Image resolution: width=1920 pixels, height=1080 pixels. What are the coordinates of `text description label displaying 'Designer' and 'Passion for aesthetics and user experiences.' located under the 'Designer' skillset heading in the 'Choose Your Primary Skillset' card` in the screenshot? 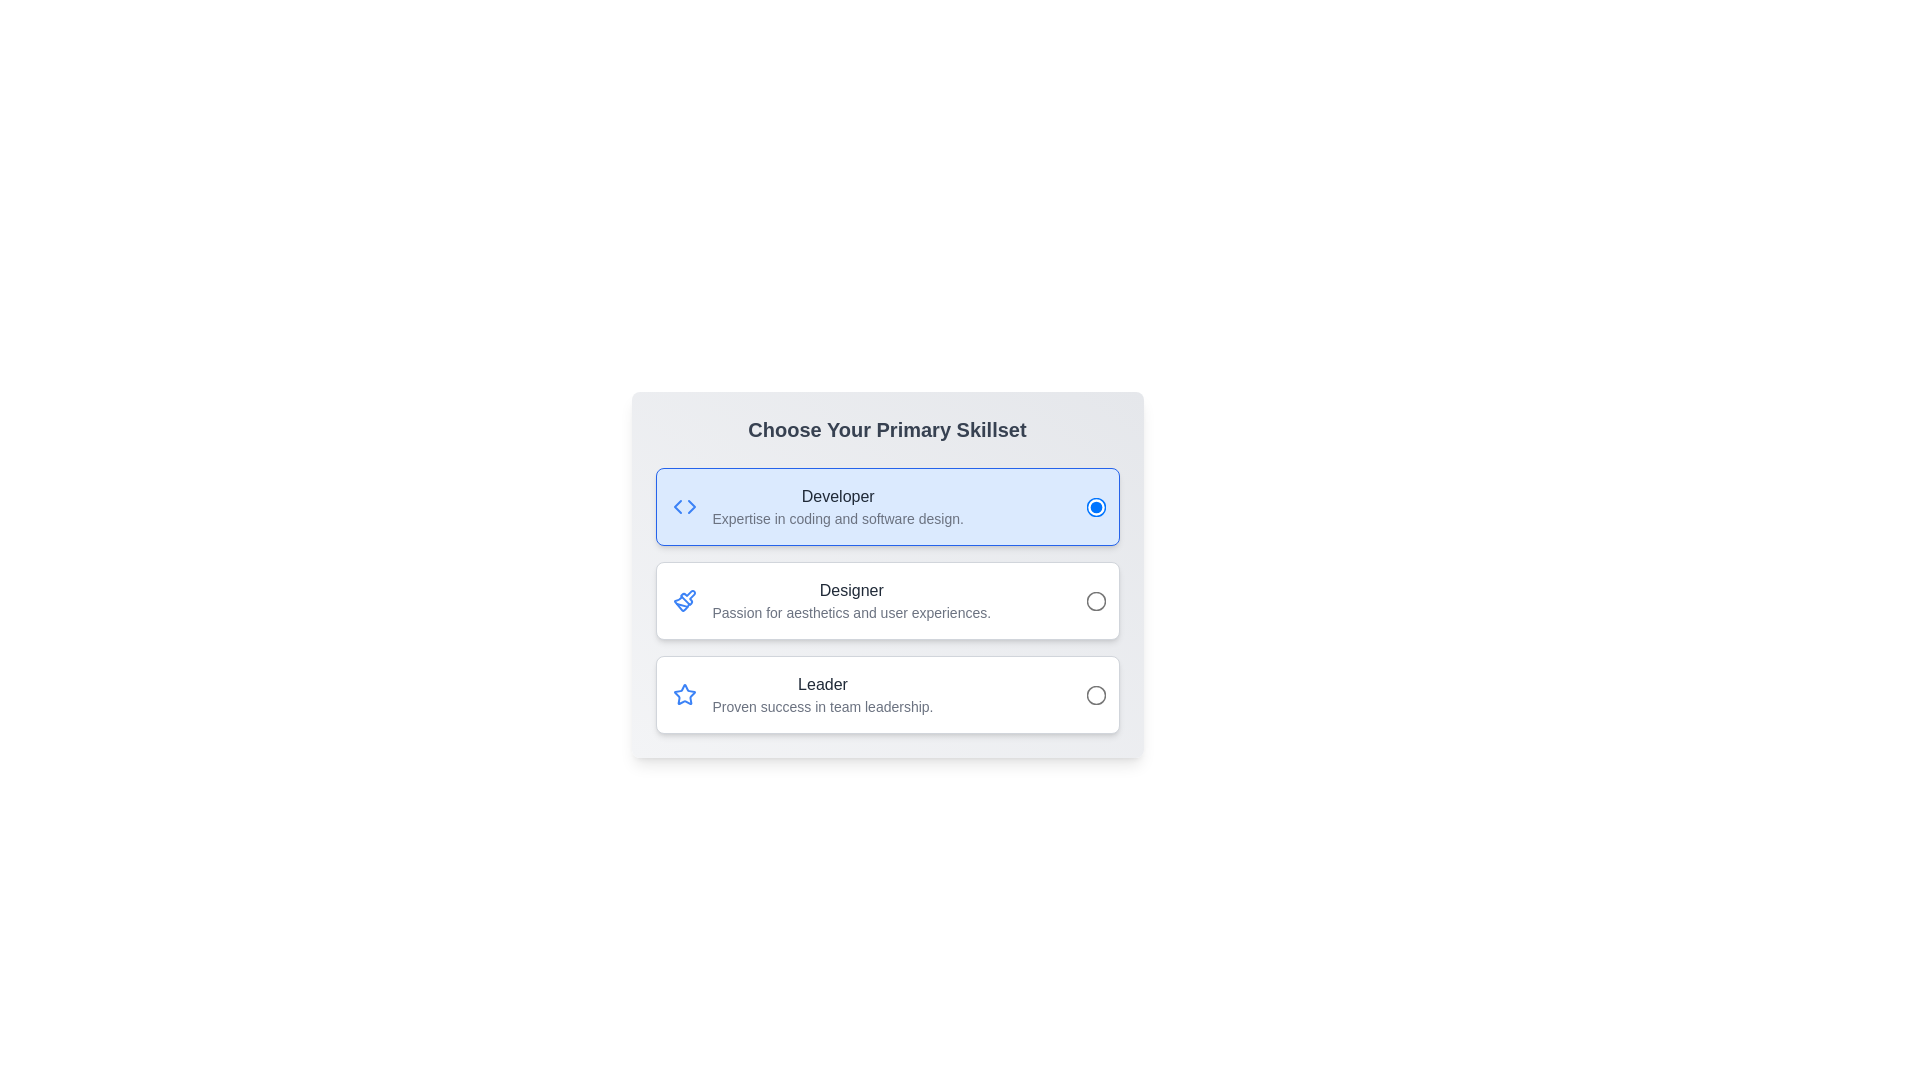 It's located at (851, 600).